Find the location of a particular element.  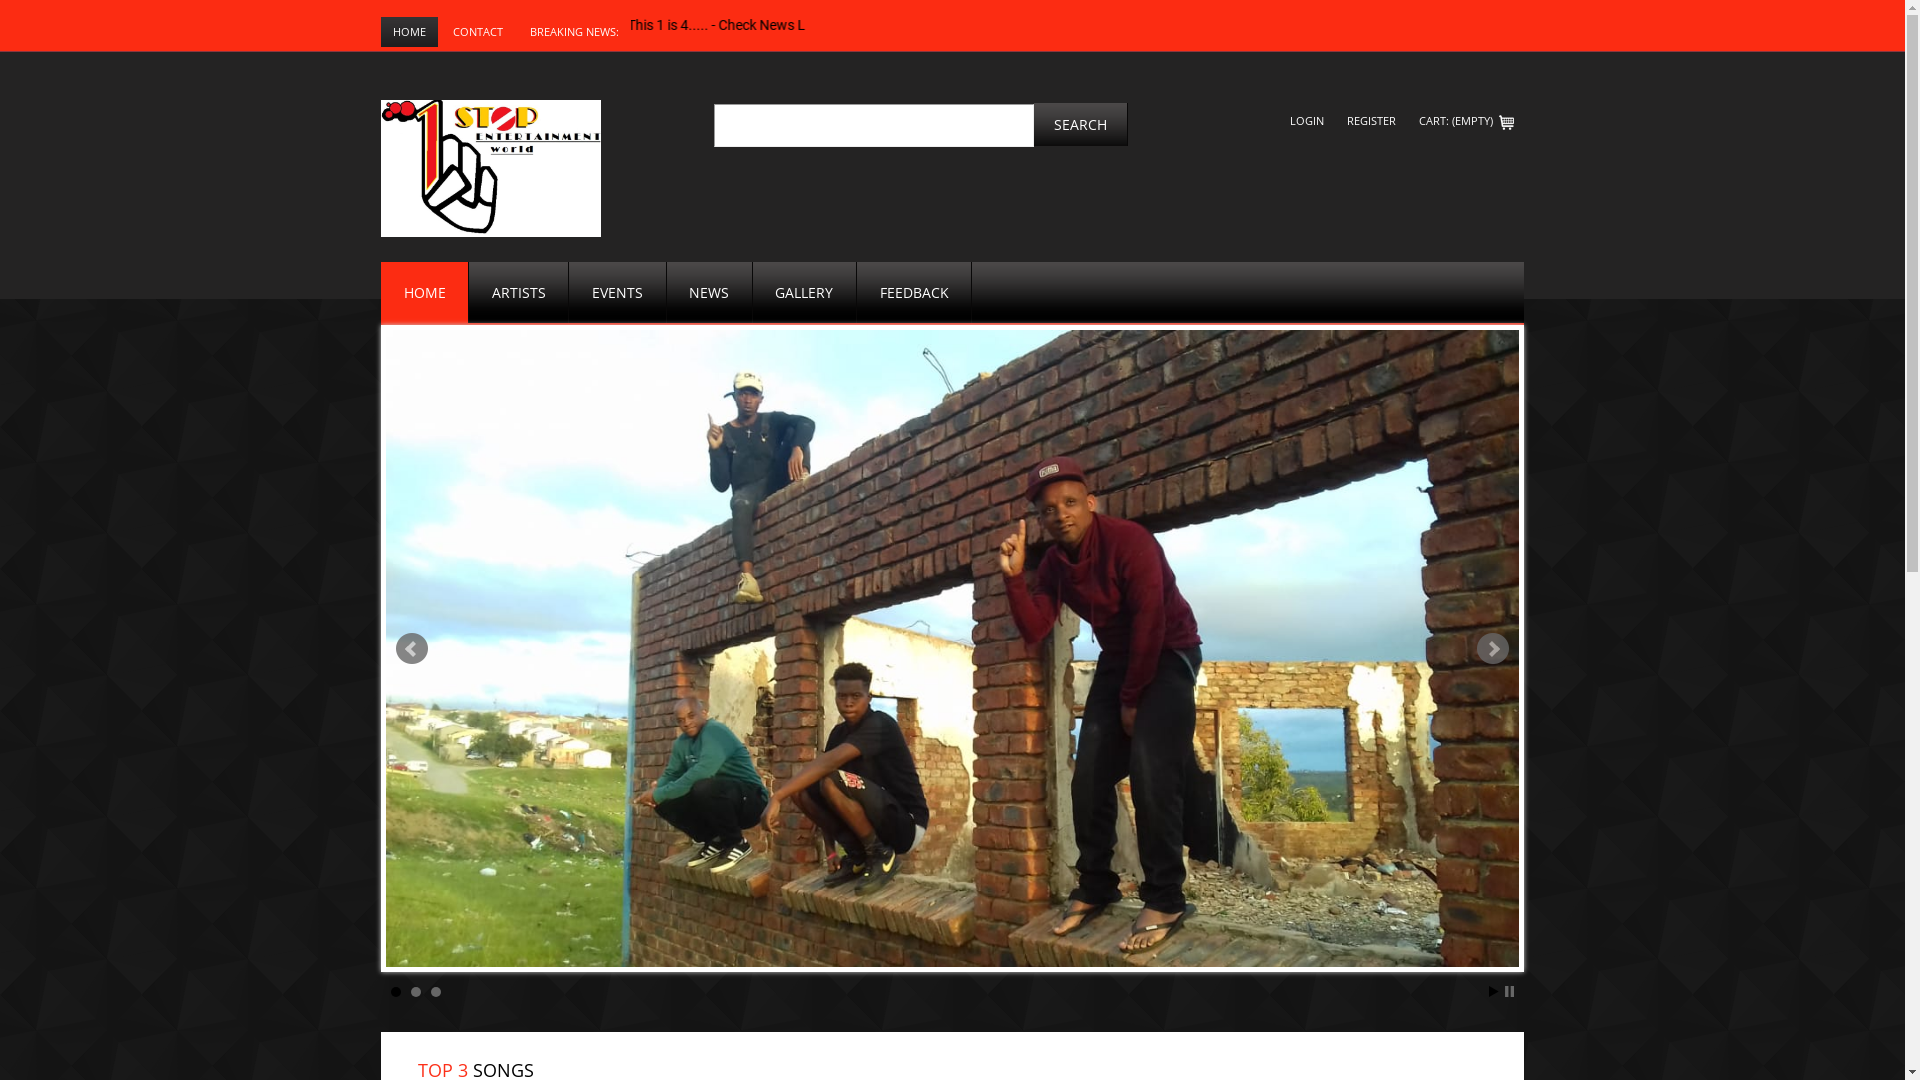

'EVENTS' is located at coordinates (568, 292).